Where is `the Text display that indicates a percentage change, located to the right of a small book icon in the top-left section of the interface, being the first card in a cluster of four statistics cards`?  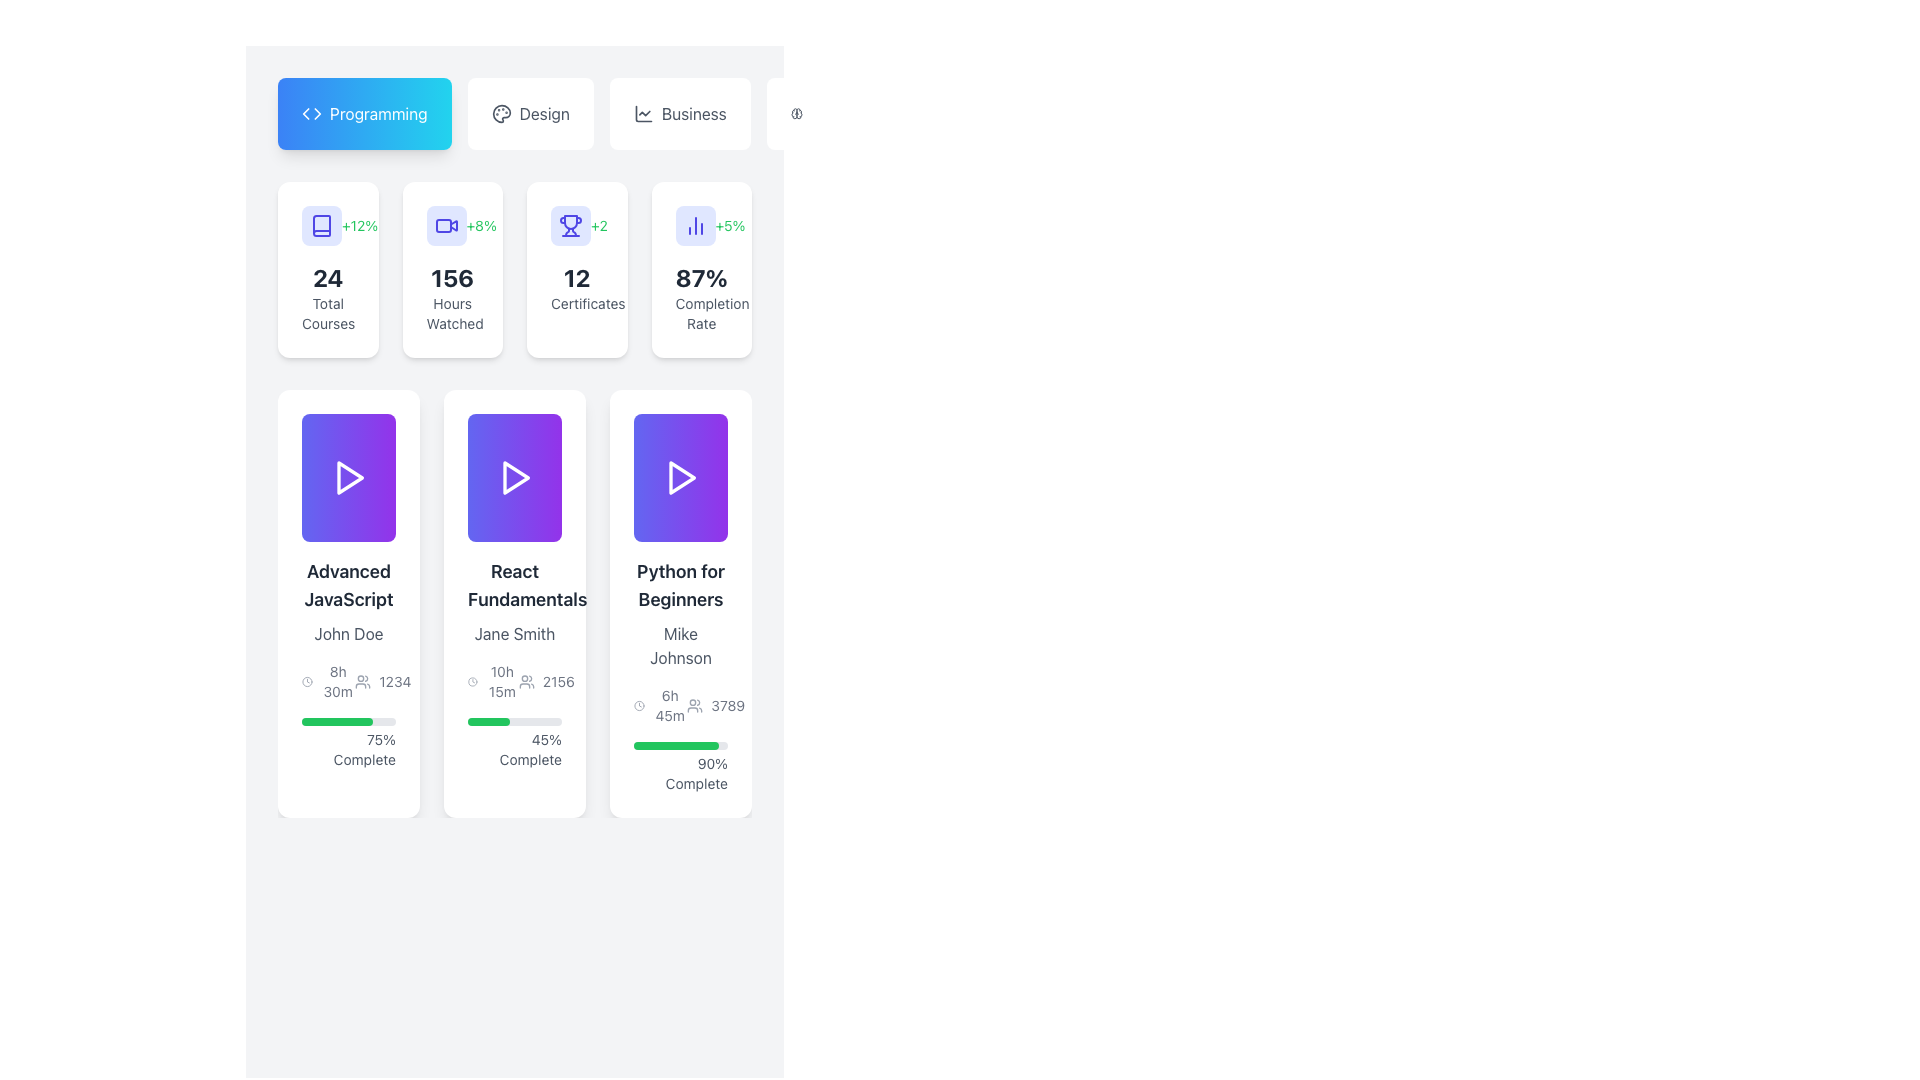
the Text display that indicates a percentage change, located to the right of a small book icon in the top-left section of the interface, being the first card in a cluster of four statistics cards is located at coordinates (360, 225).